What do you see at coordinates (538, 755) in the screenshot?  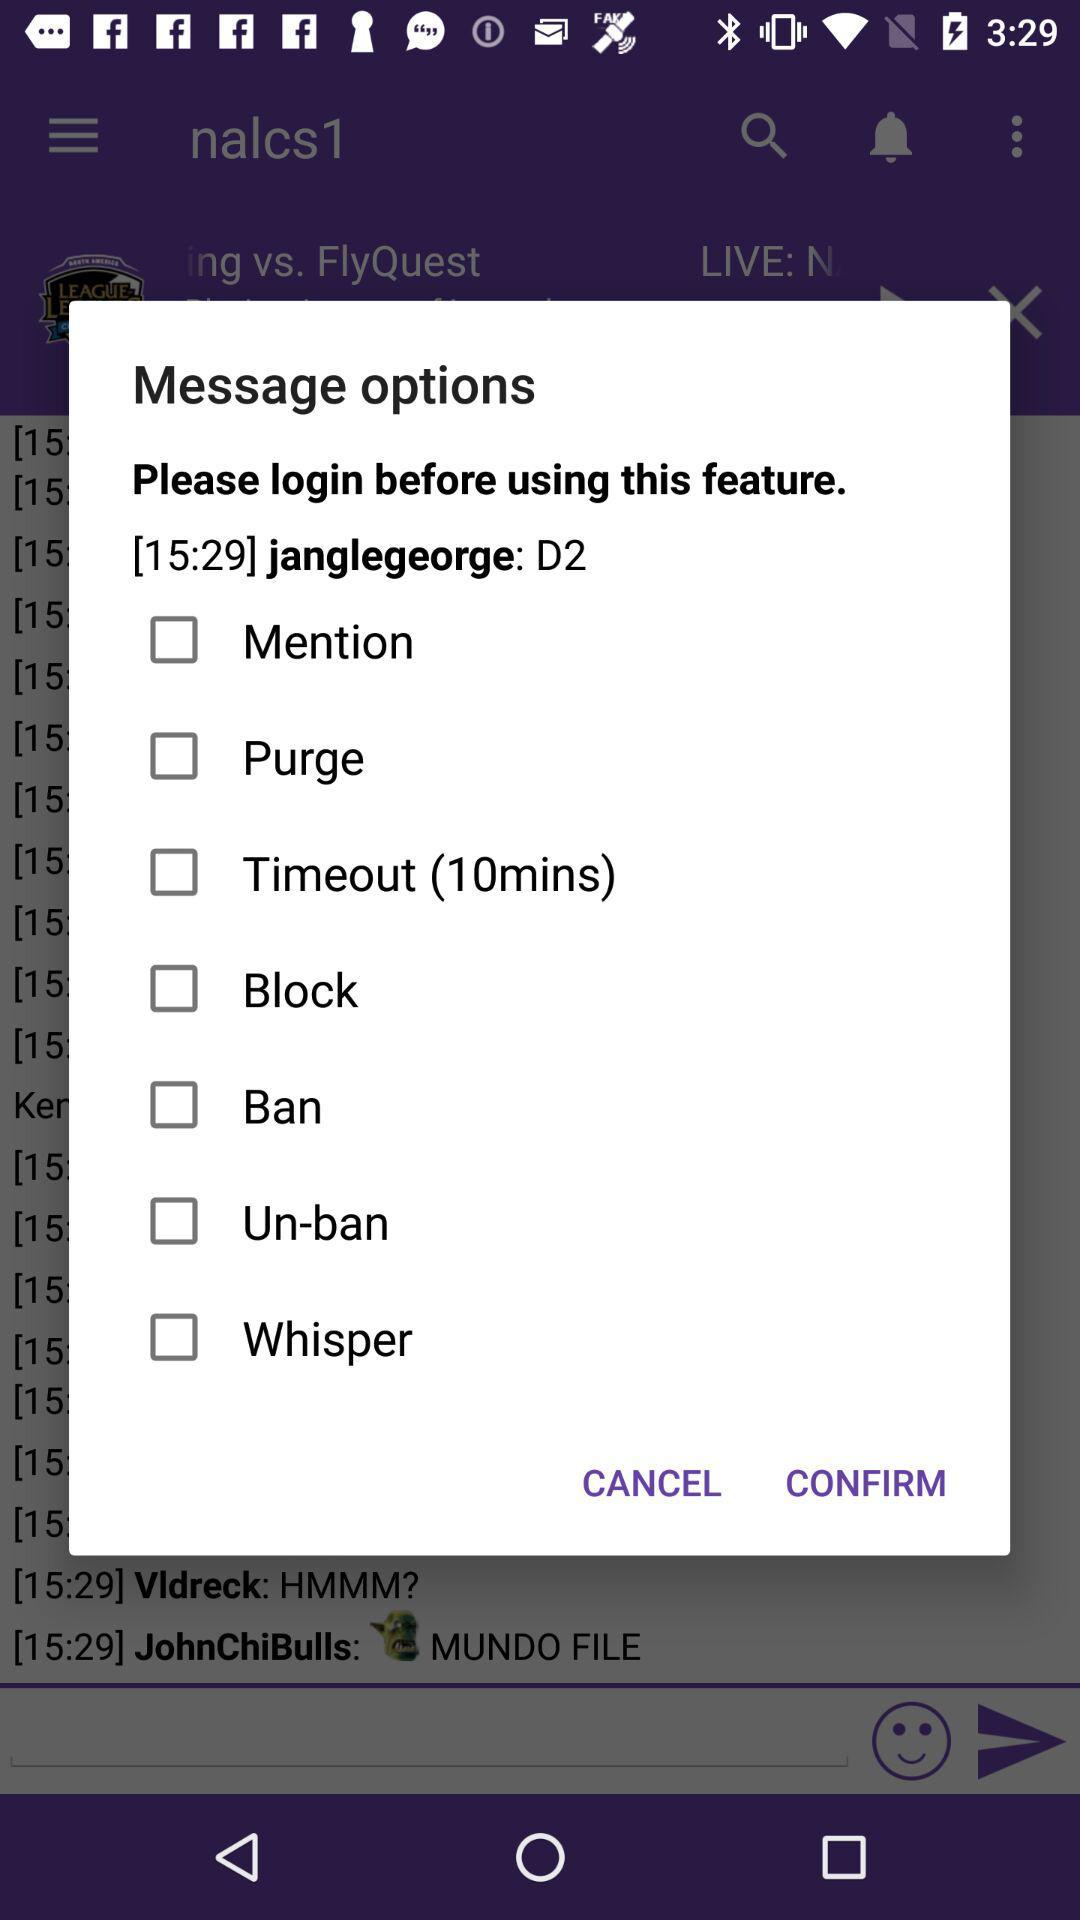 I see `the item below the mention` at bounding box center [538, 755].